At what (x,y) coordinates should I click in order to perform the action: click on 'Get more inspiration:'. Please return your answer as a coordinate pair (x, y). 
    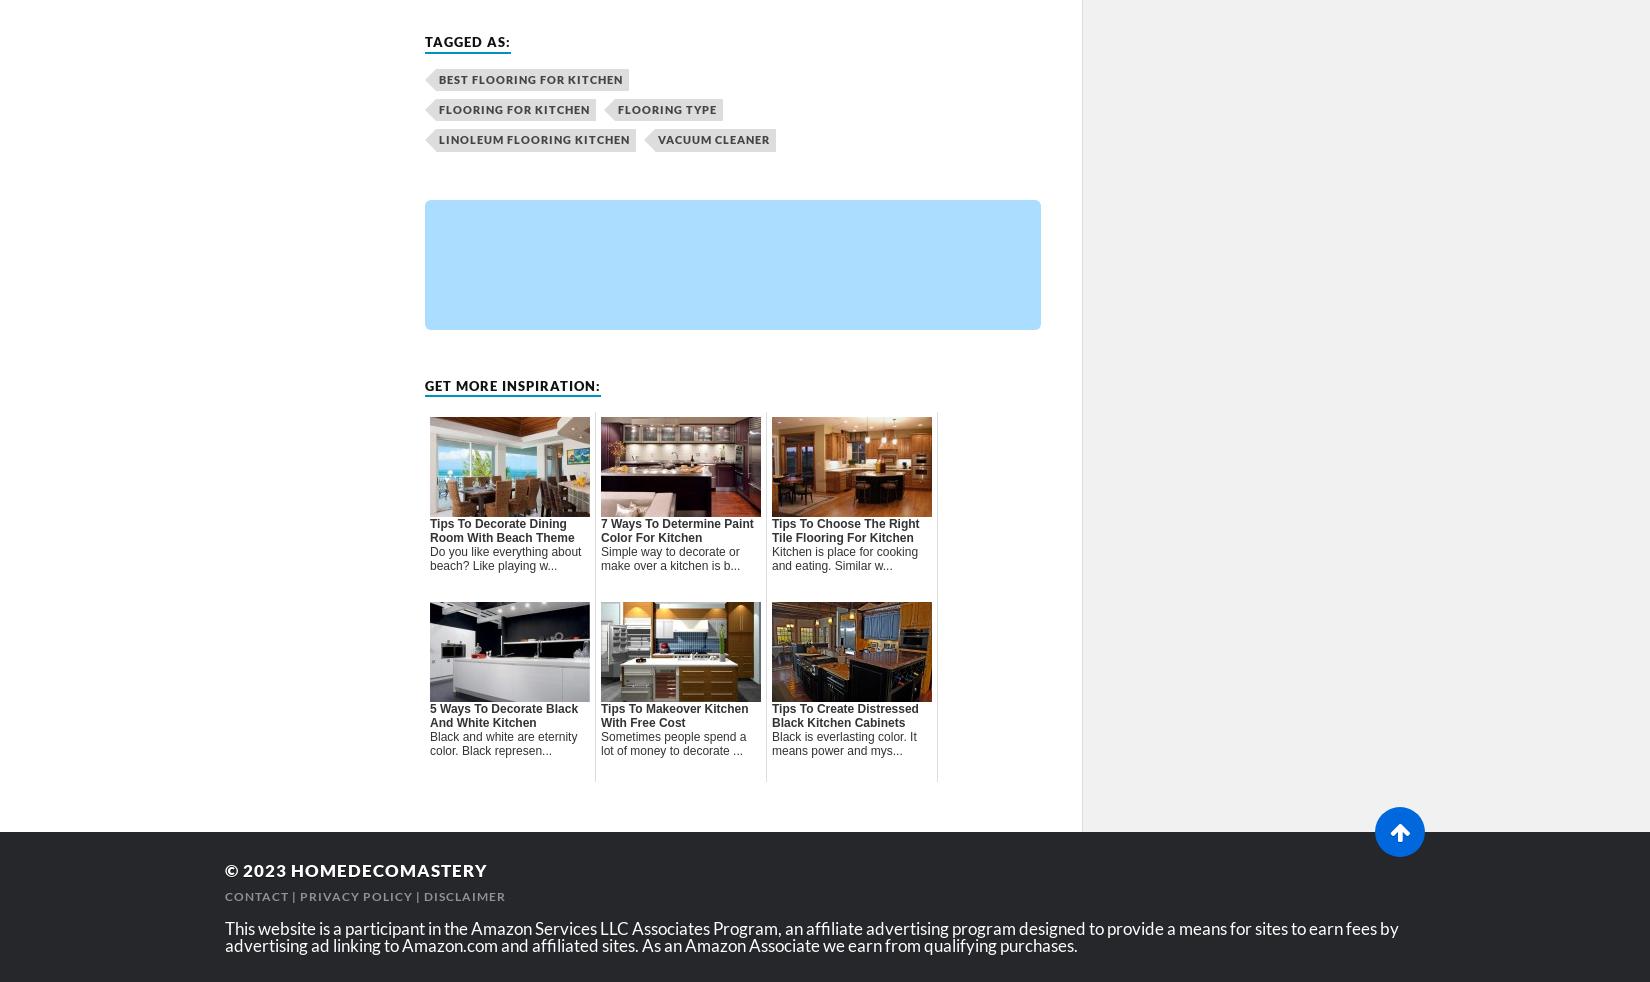
    Looking at the image, I should click on (511, 385).